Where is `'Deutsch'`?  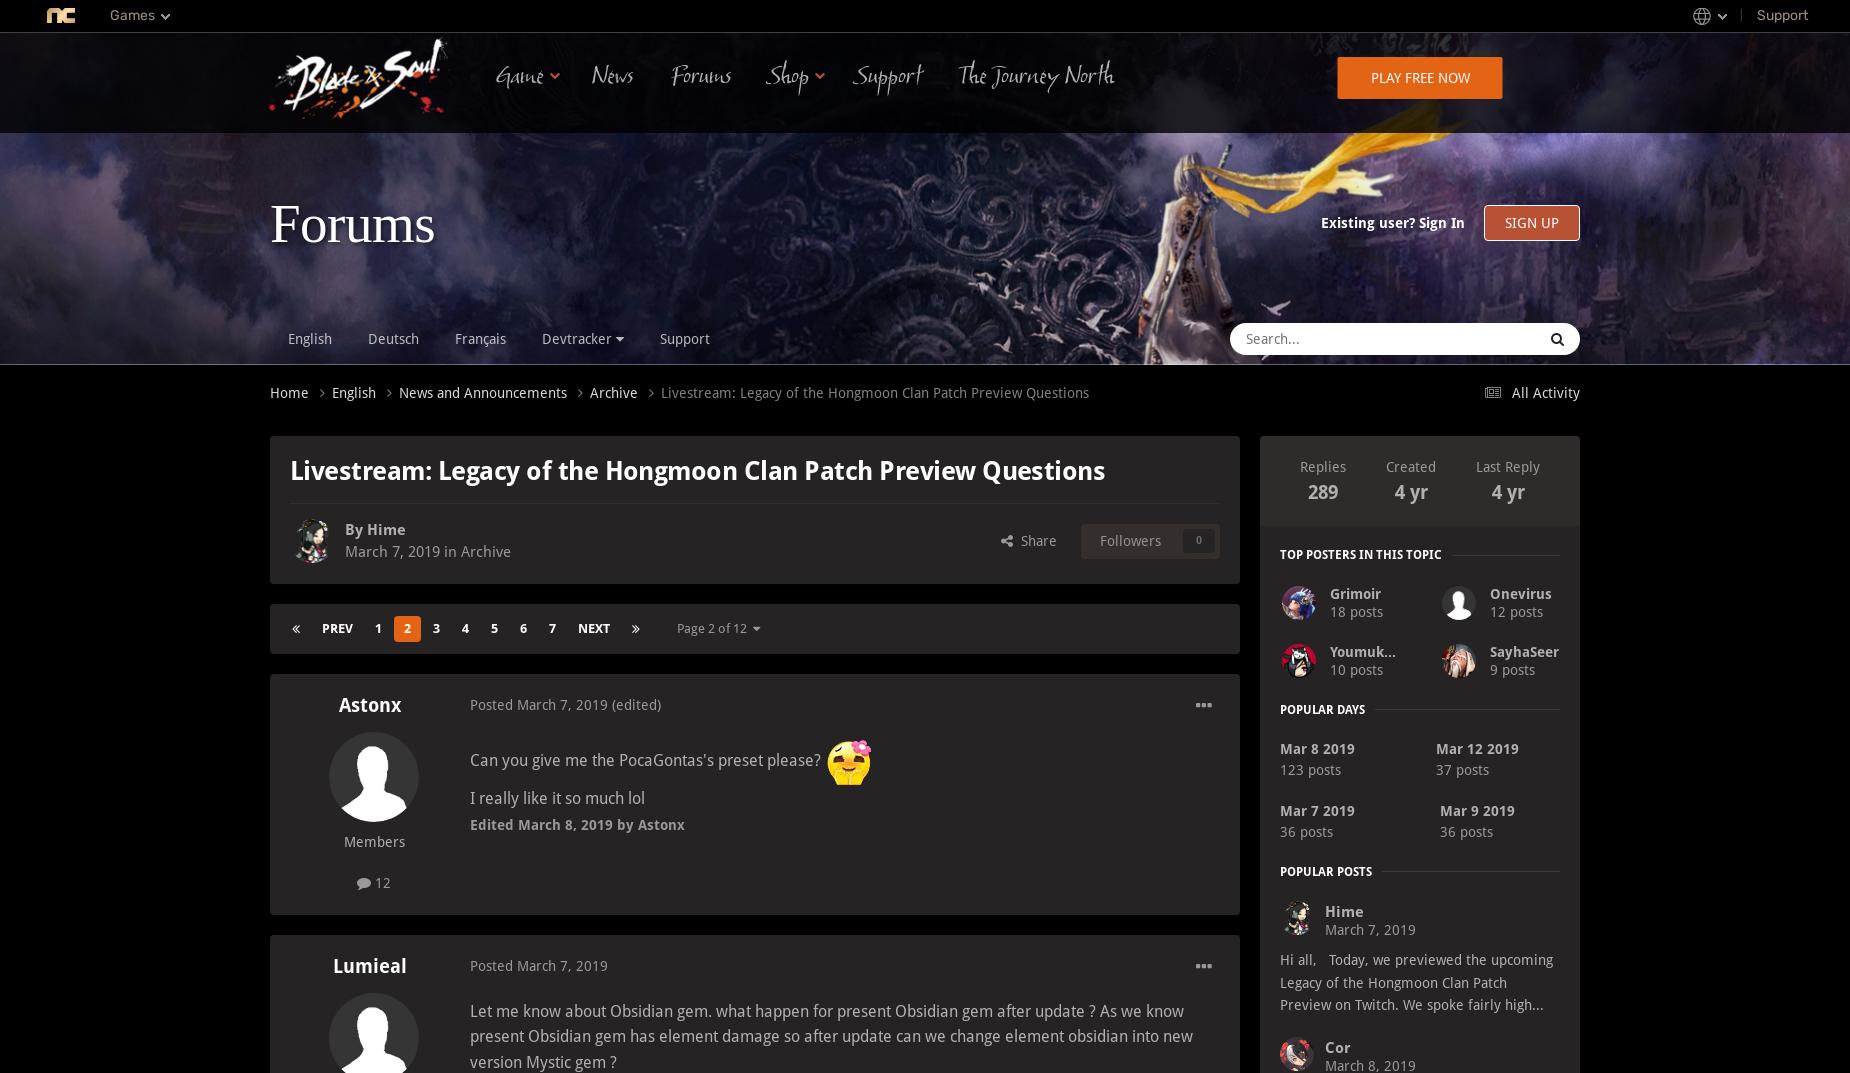
'Deutsch' is located at coordinates (392, 338).